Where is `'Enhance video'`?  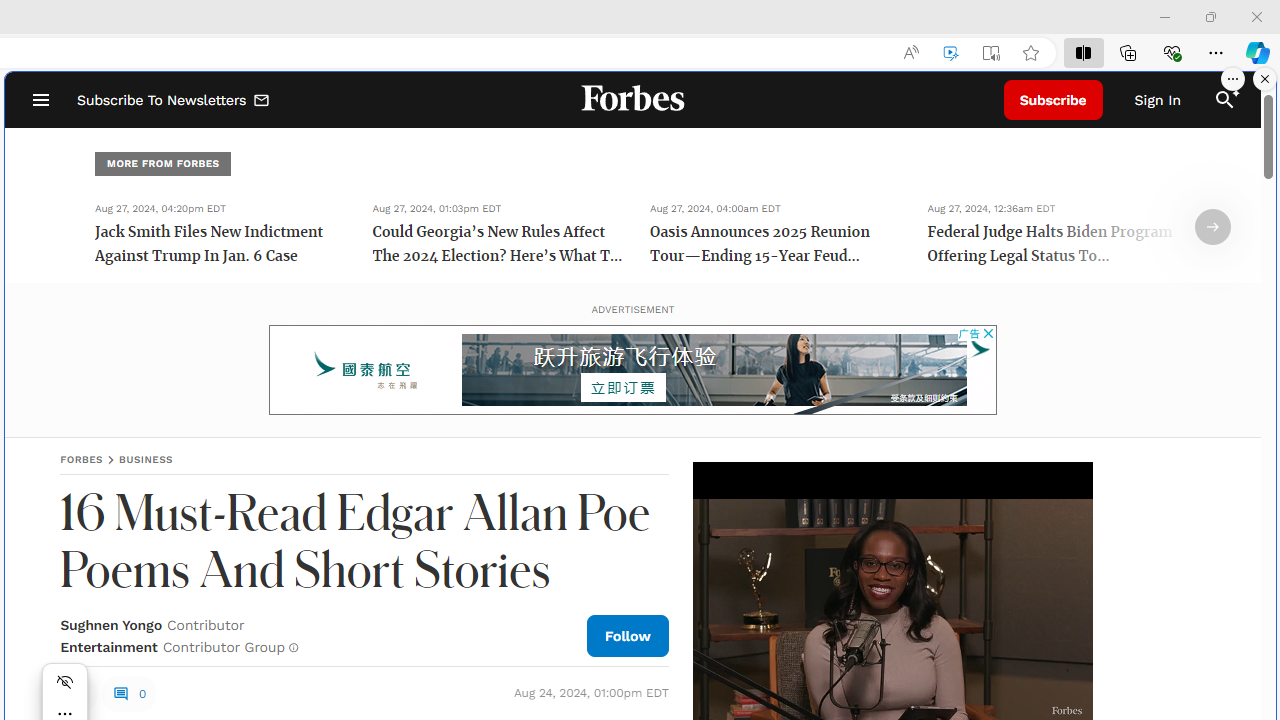 'Enhance video' is located at coordinates (950, 52).